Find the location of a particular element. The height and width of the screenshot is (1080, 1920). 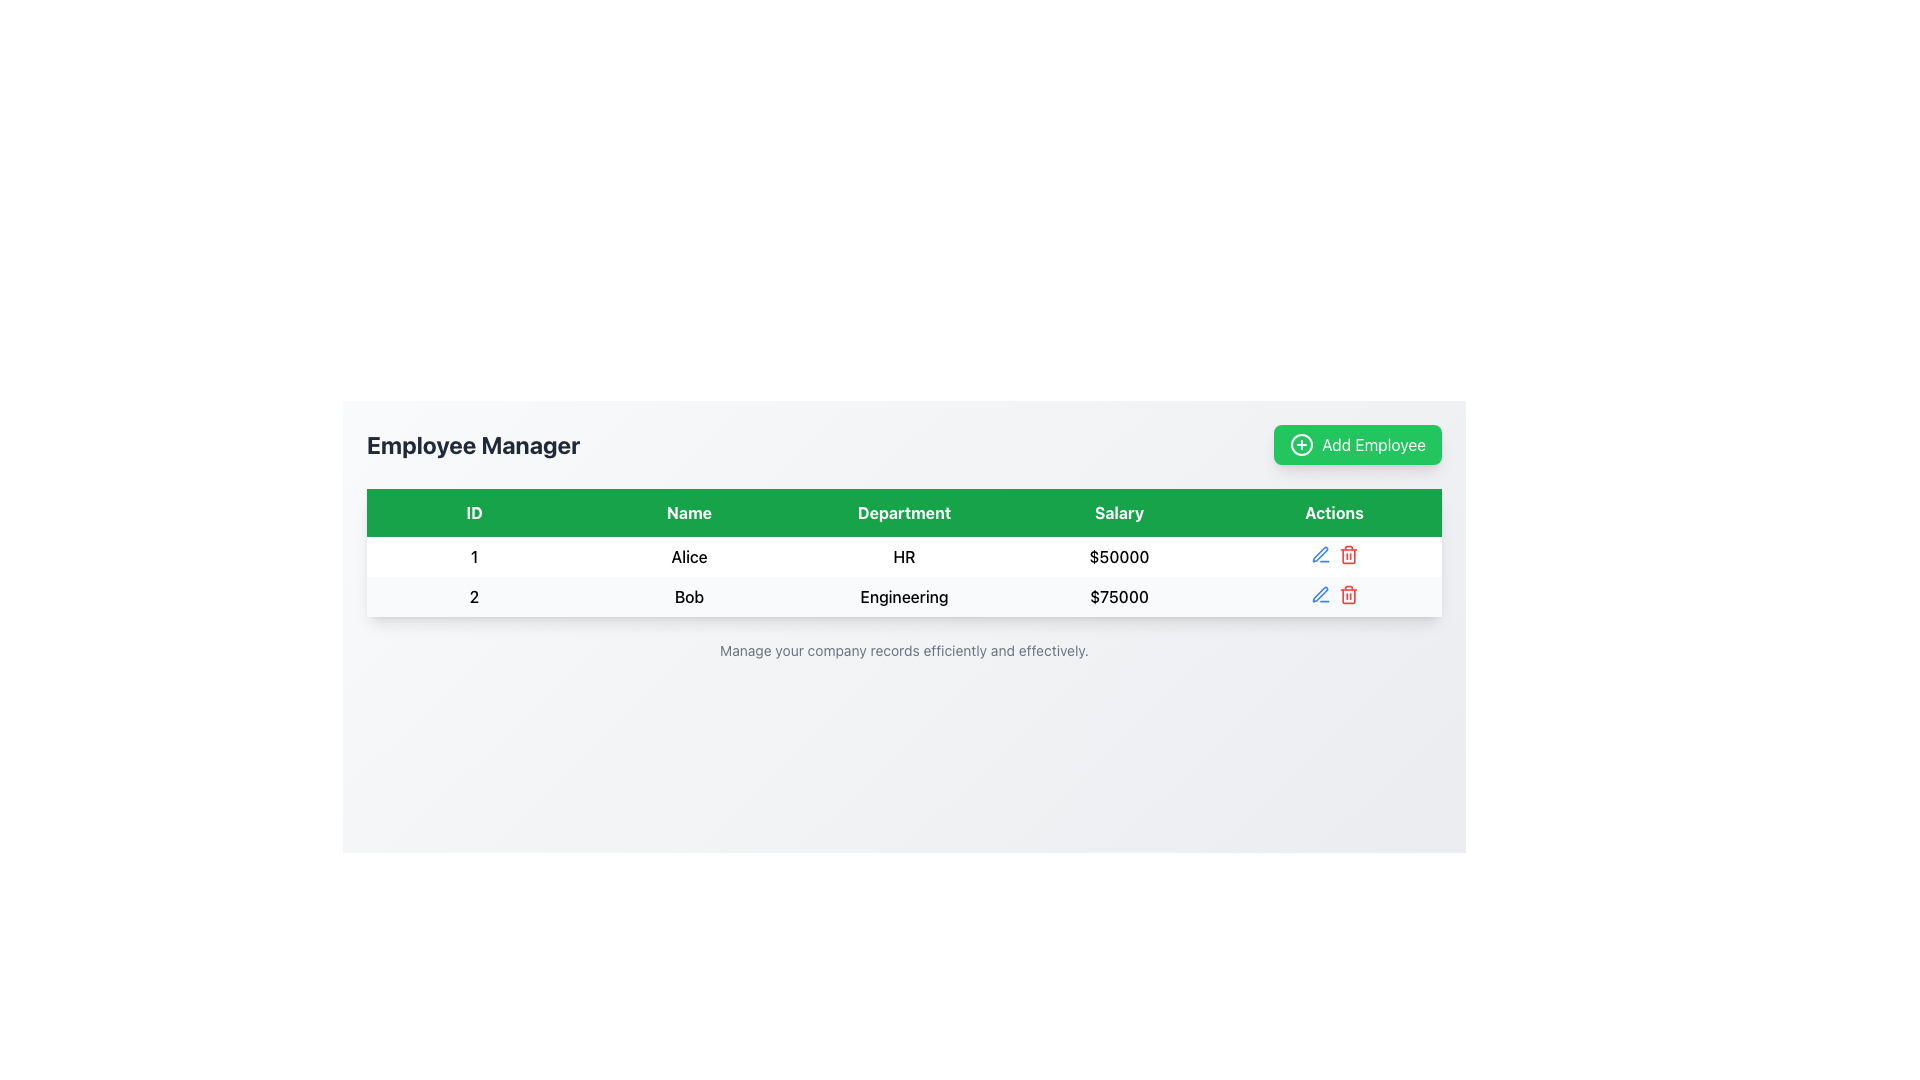

the read-only Text Cell that displays the unique identifier of the first entry in the table, located in the first row under the 'ID' header is located at coordinates (473, 556).